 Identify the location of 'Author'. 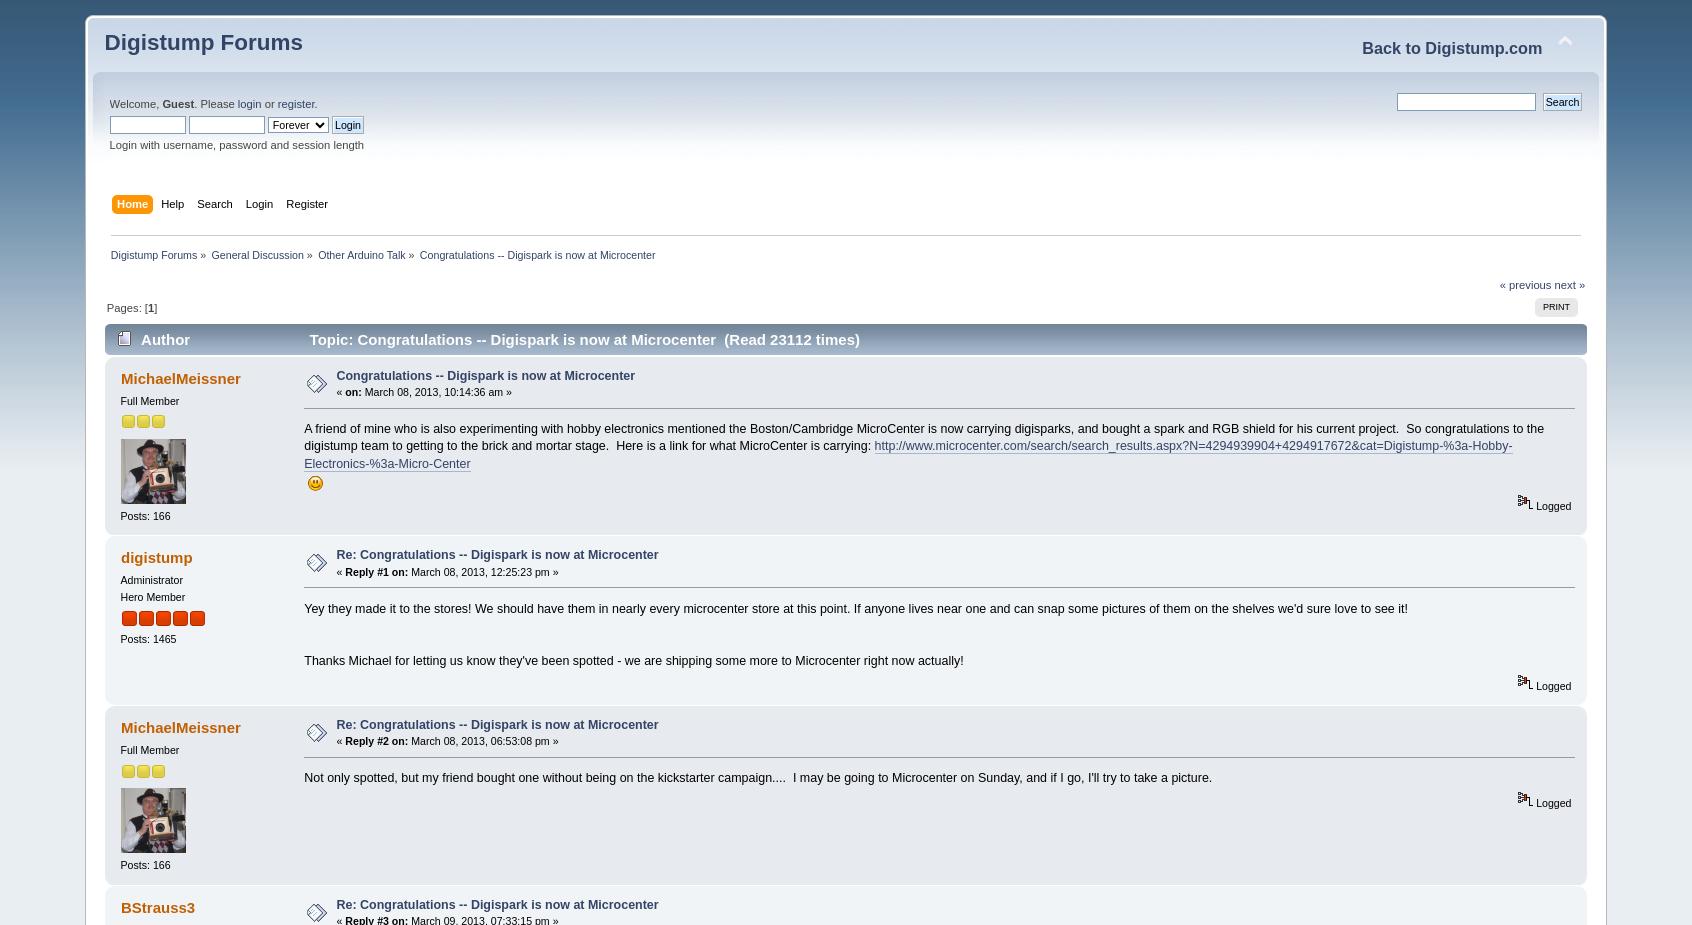
(164, 337).